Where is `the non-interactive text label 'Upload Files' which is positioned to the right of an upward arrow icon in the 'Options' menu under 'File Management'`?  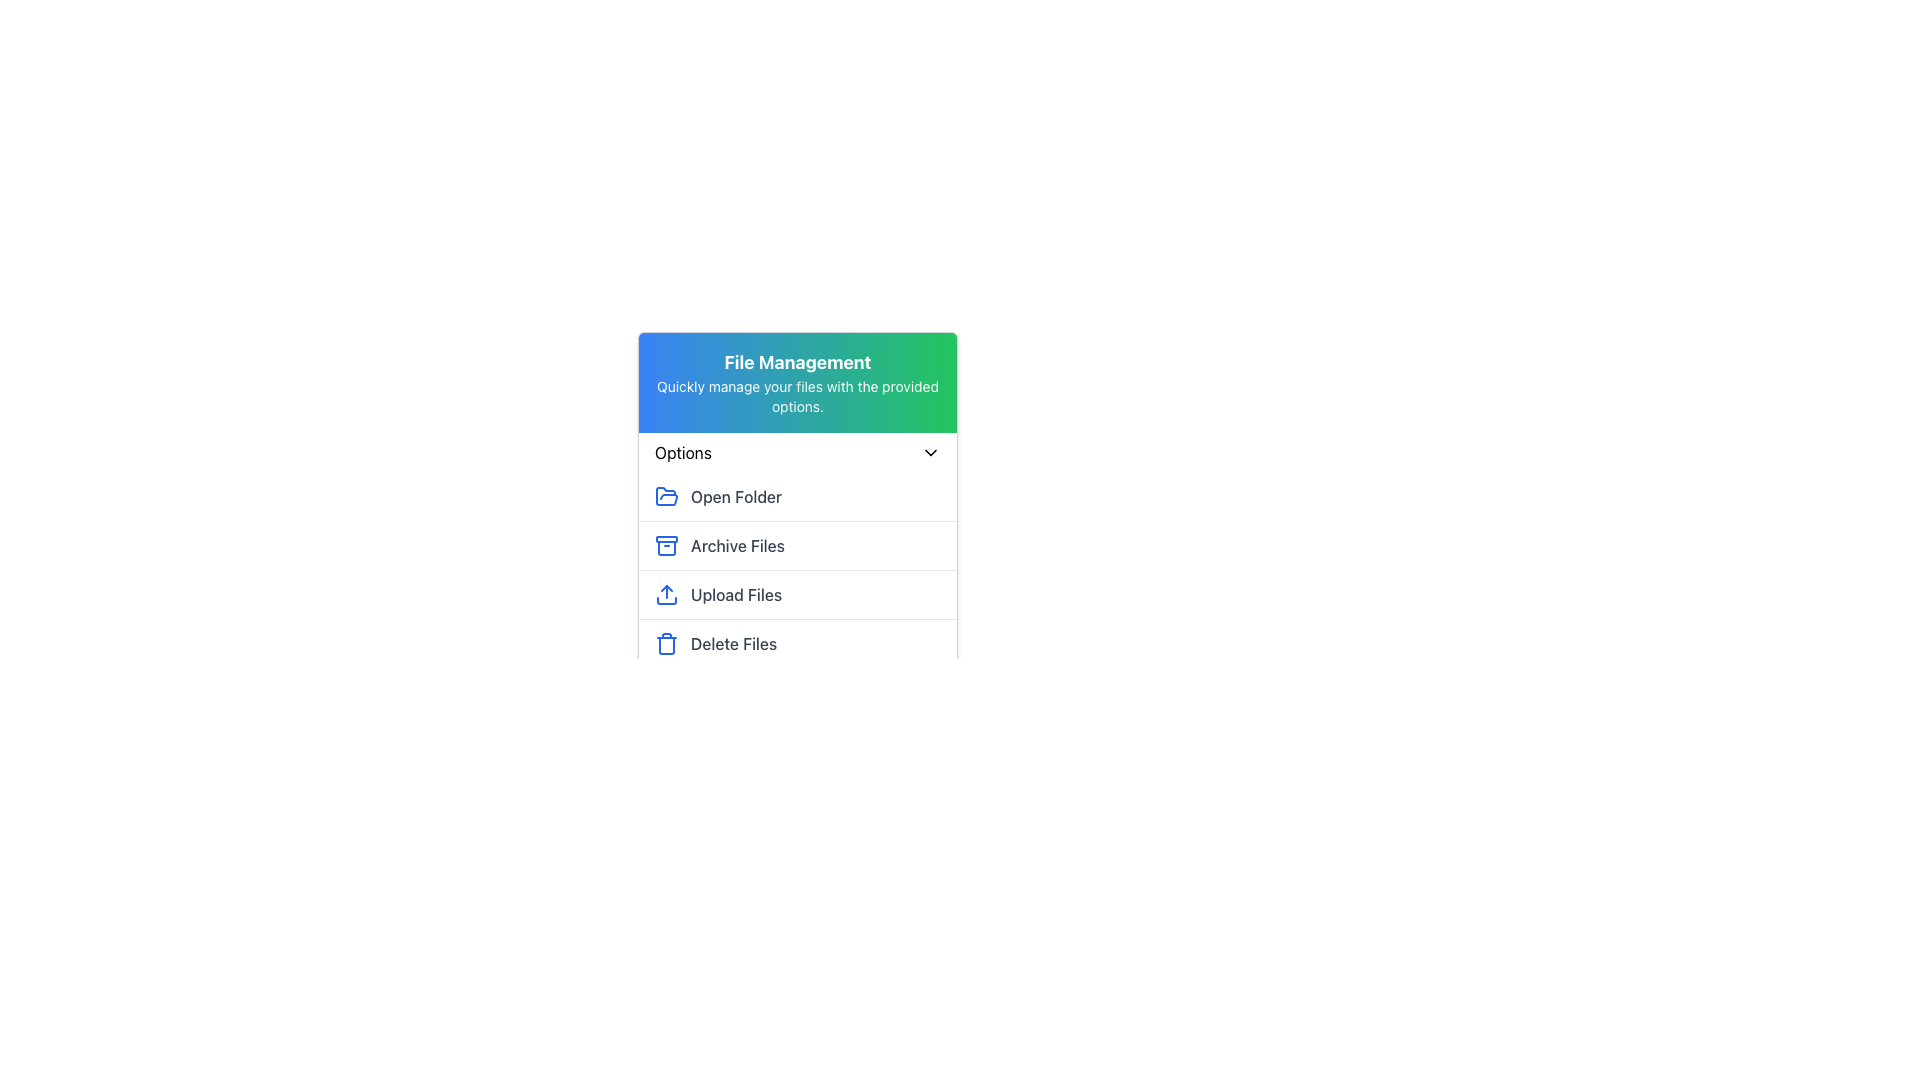
the non-interactive text label 'Upload Files' which is positioned to the right of an upward arrow icon in the 'Options' menu under 'File Management' is located at coordinates (735, 593).